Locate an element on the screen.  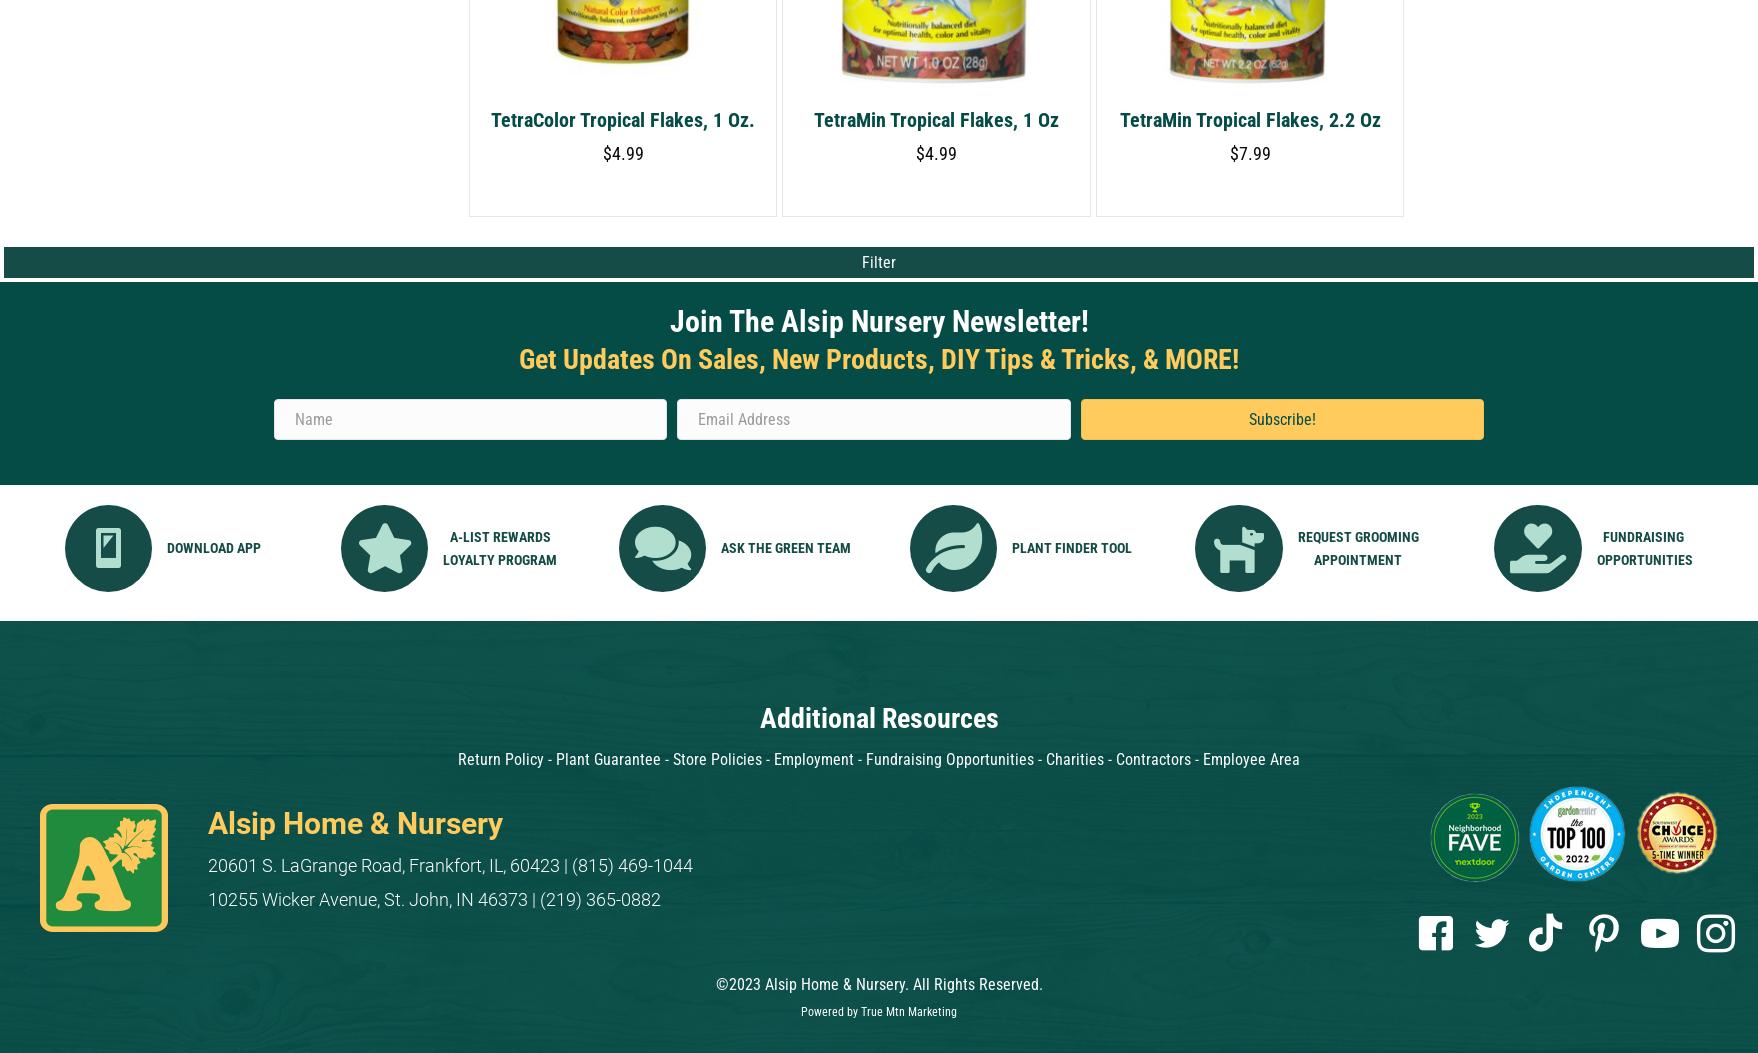
'Charities' is located at coordinates (1045, 758).